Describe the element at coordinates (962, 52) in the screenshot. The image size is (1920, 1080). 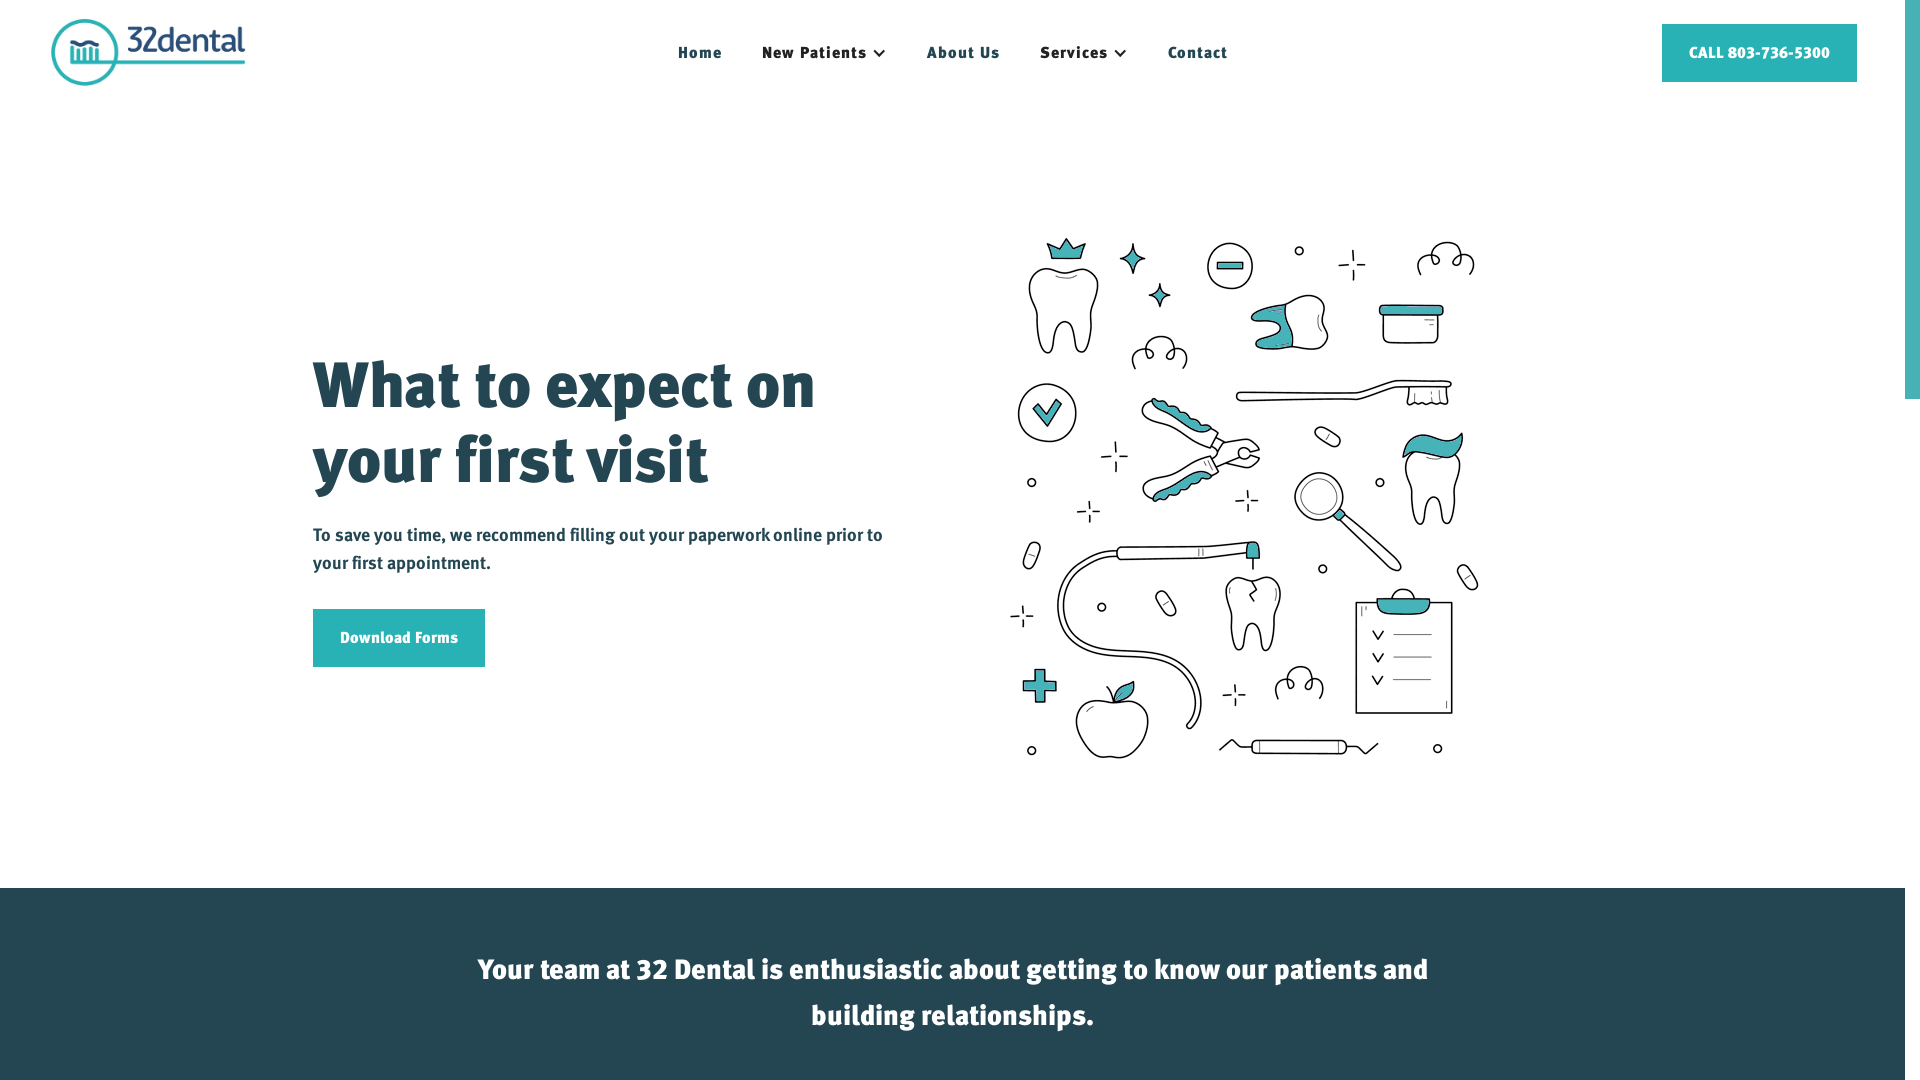
I see `'About Us'` at that location.